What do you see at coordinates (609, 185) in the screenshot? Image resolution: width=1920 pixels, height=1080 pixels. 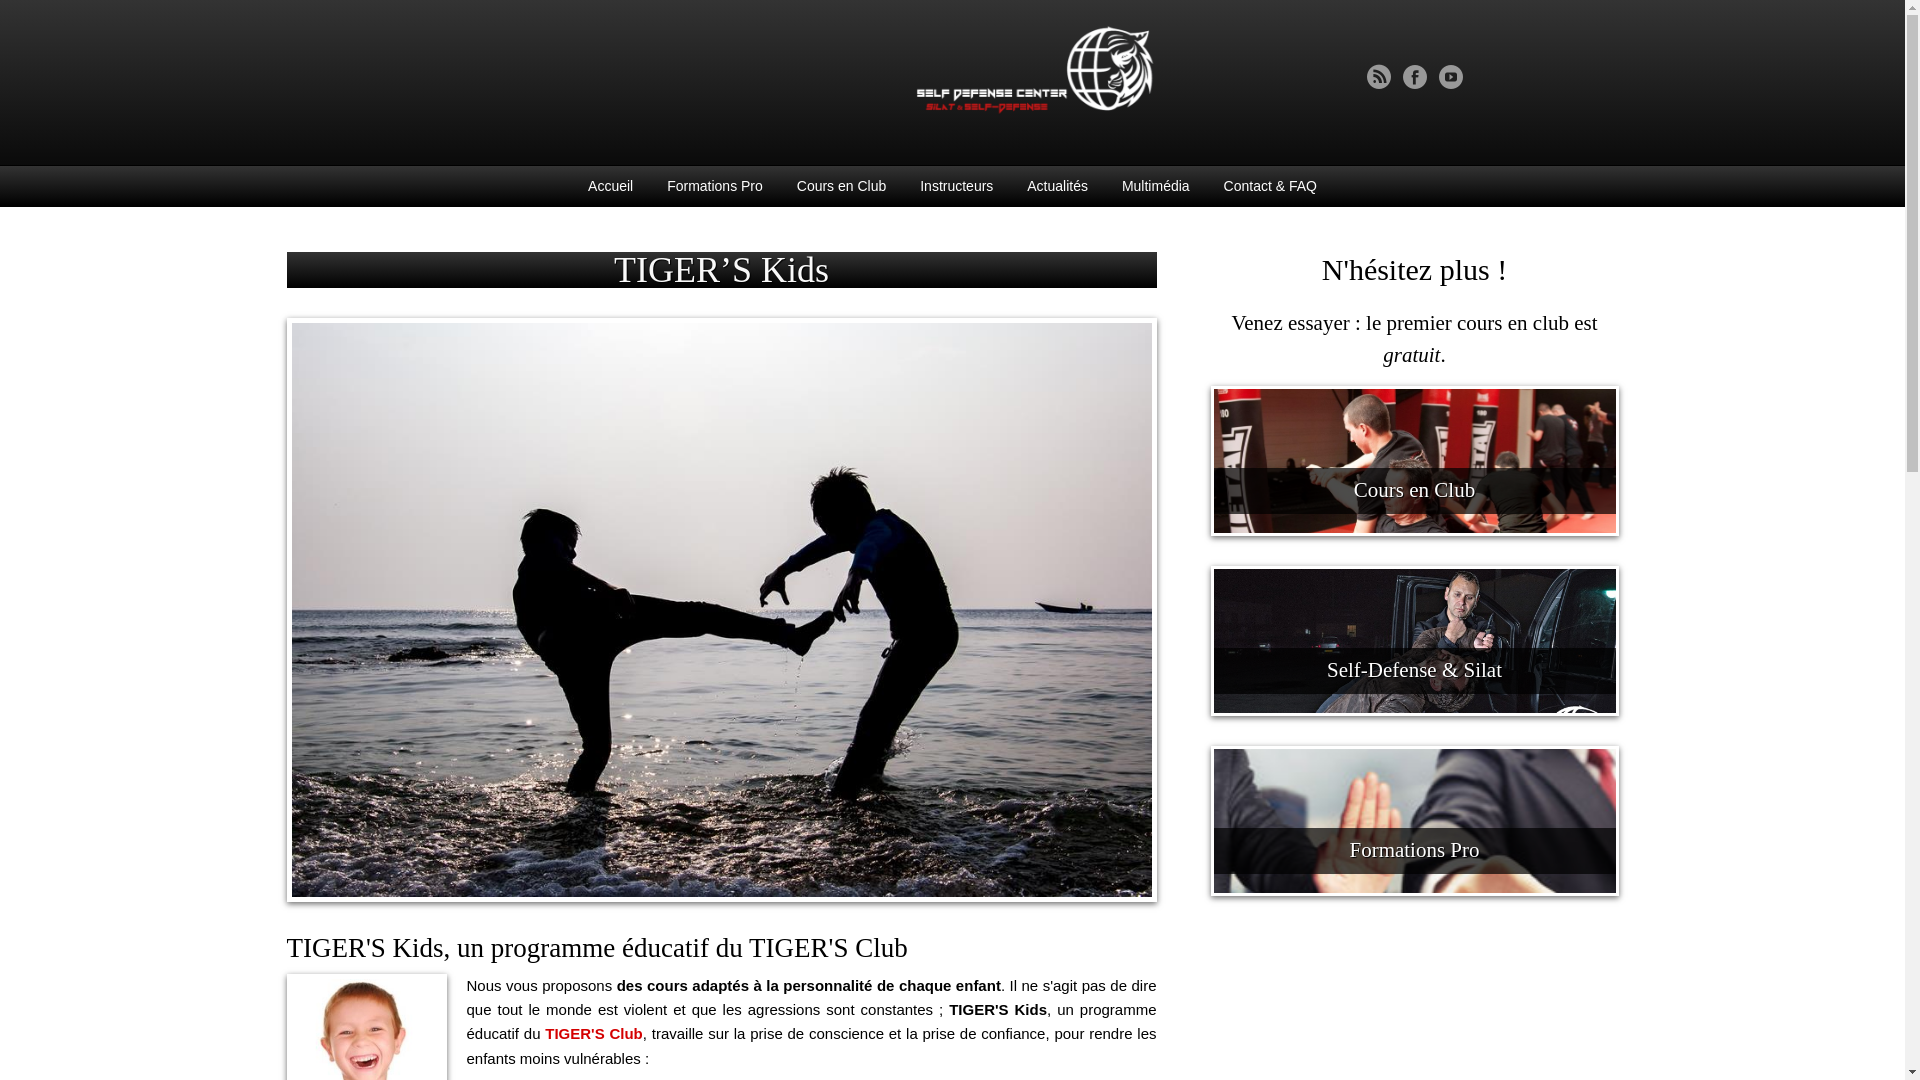 I see `'Accueil'` at bounding box center [609, 185].